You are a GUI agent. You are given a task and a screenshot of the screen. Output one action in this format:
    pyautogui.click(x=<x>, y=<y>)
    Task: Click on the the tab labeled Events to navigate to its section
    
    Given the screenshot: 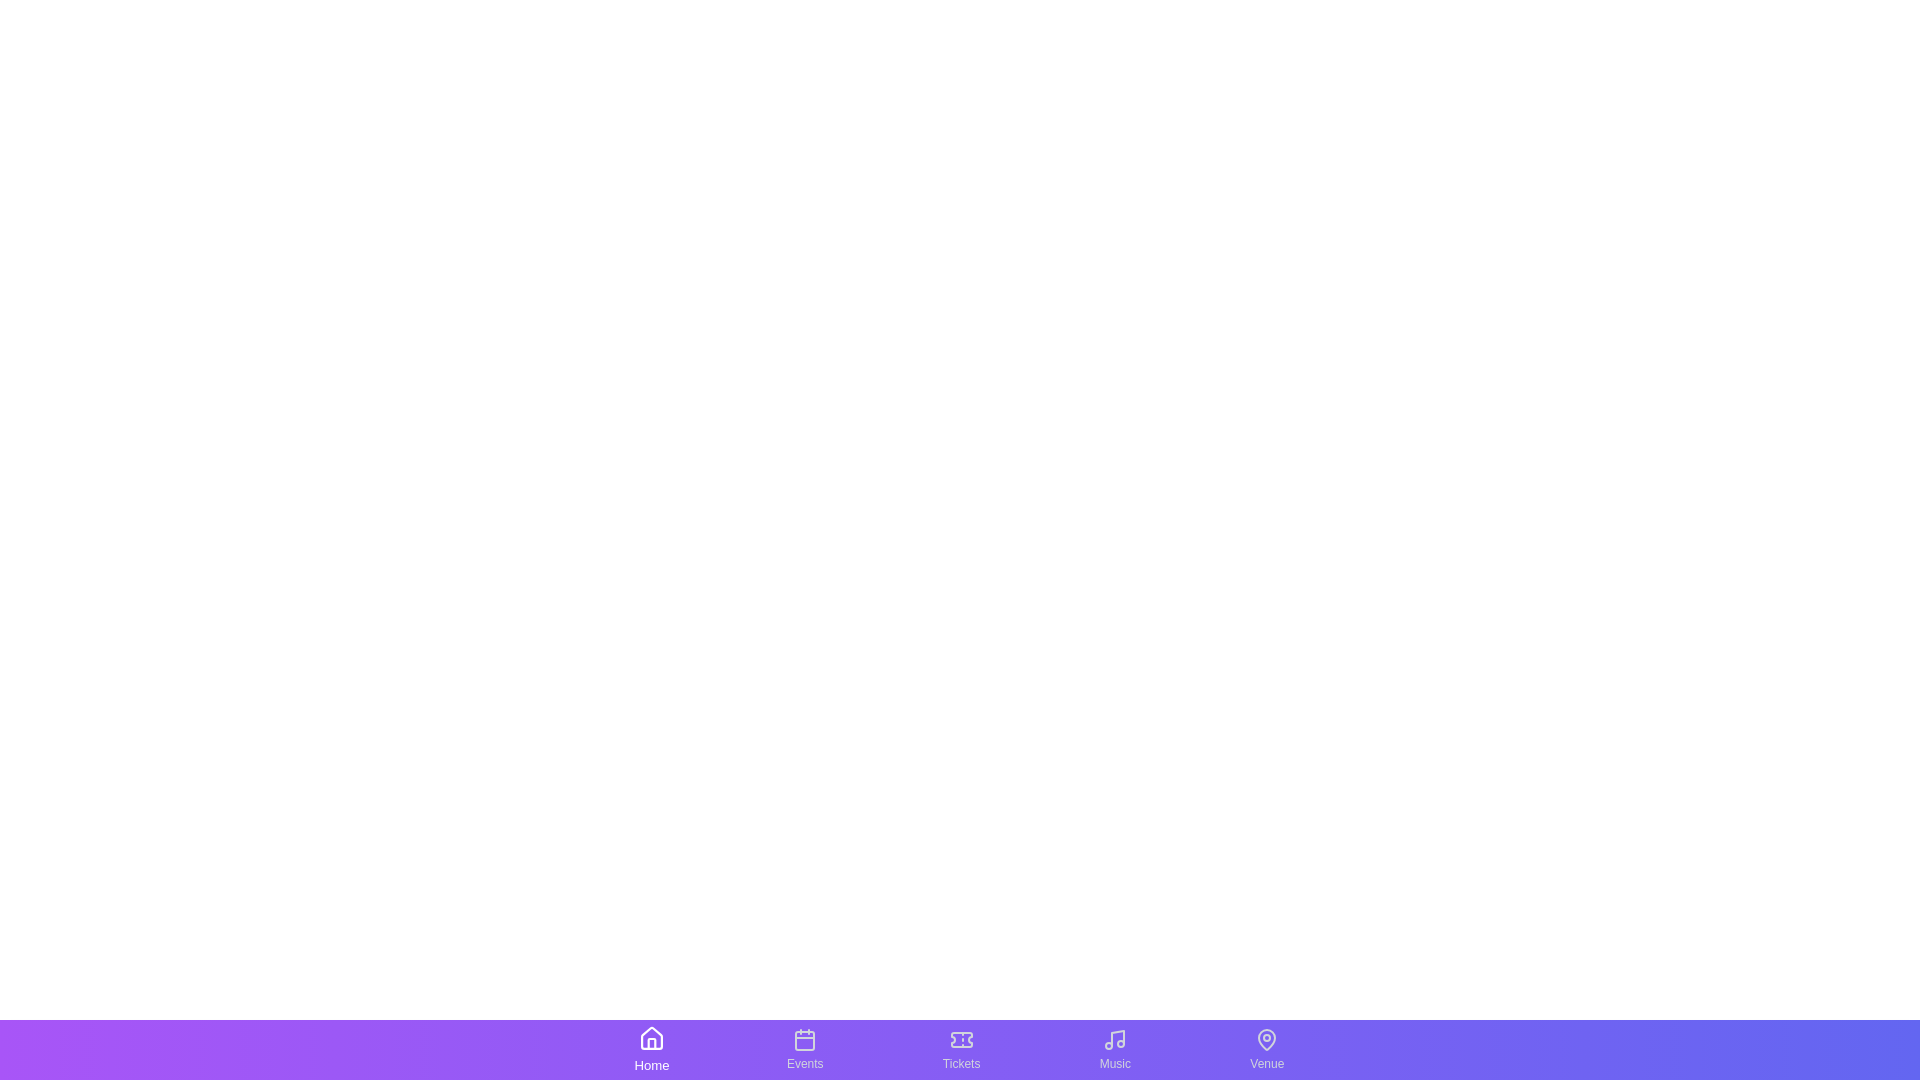 What is the action you would take?
    pyautogui.click(x=805, y=1048)
    